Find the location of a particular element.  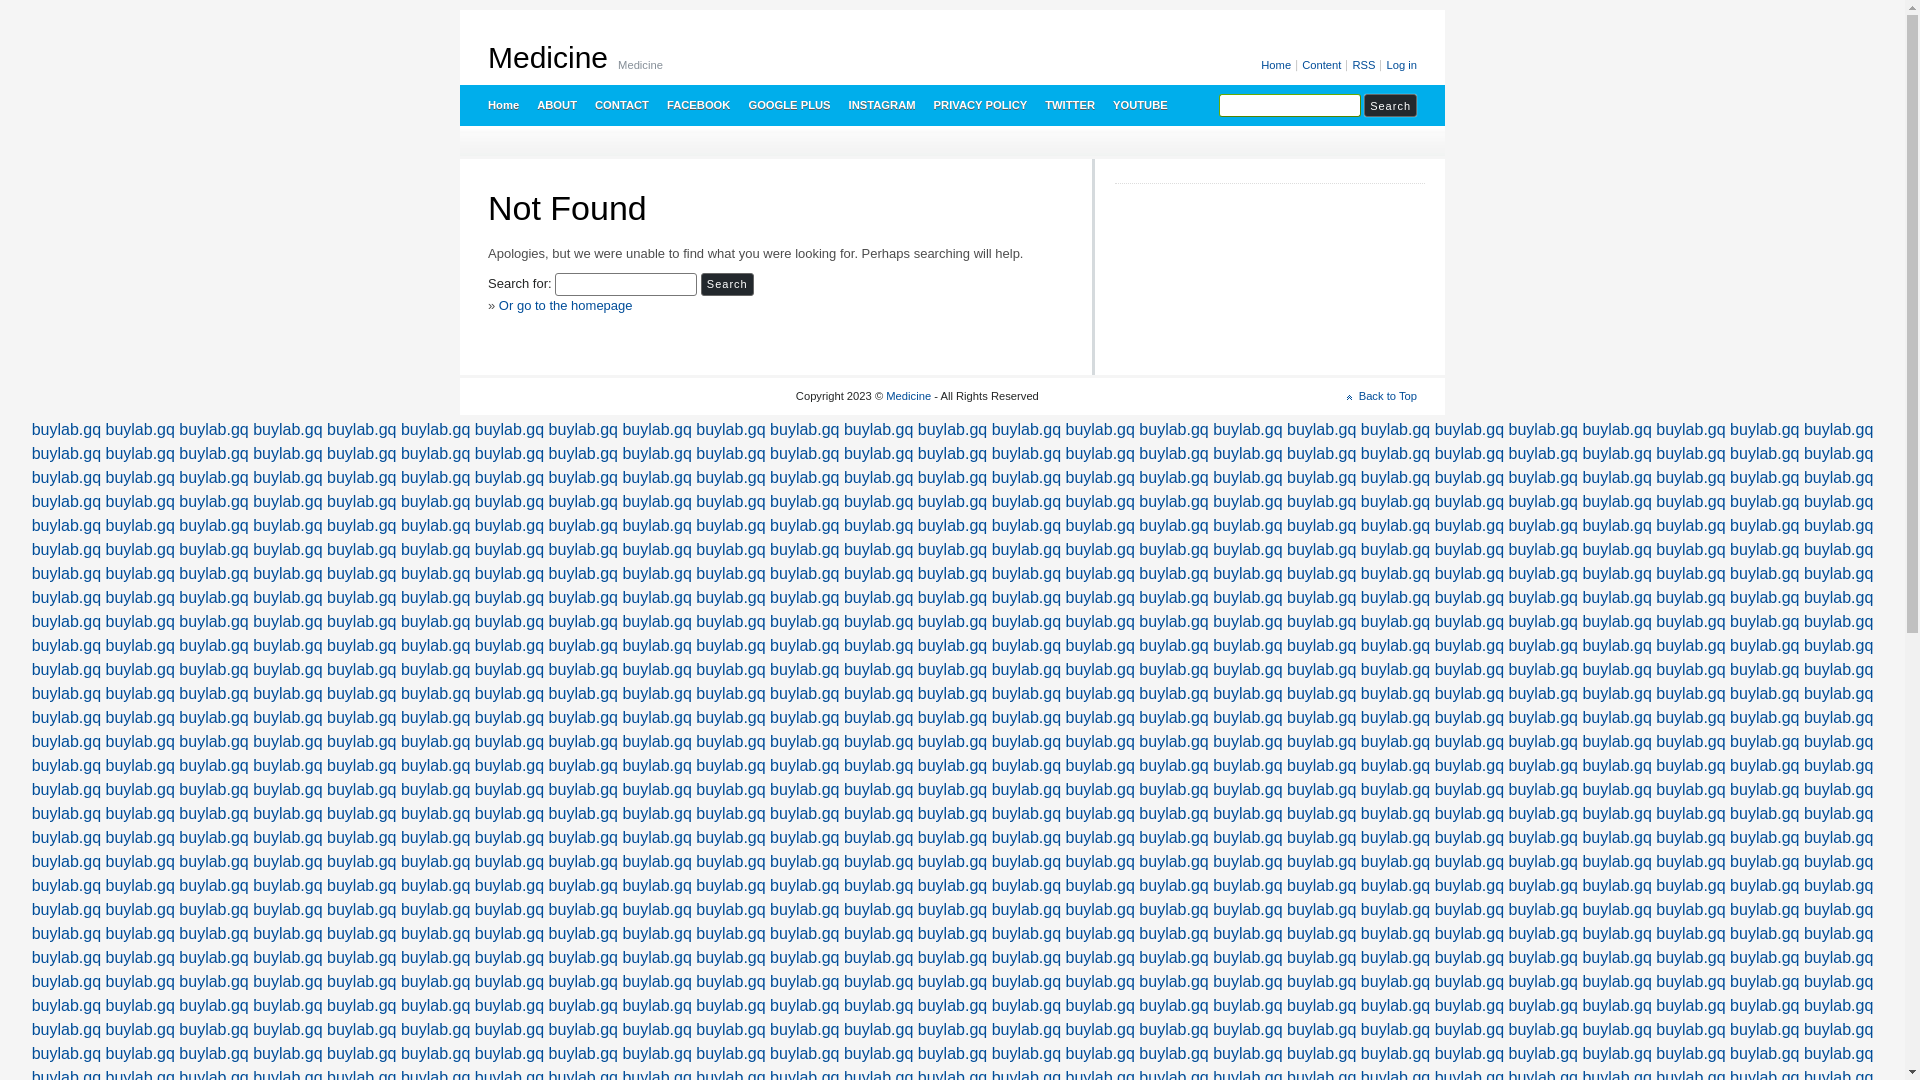

'buylab.gq' is located at coordinates (139, 453).